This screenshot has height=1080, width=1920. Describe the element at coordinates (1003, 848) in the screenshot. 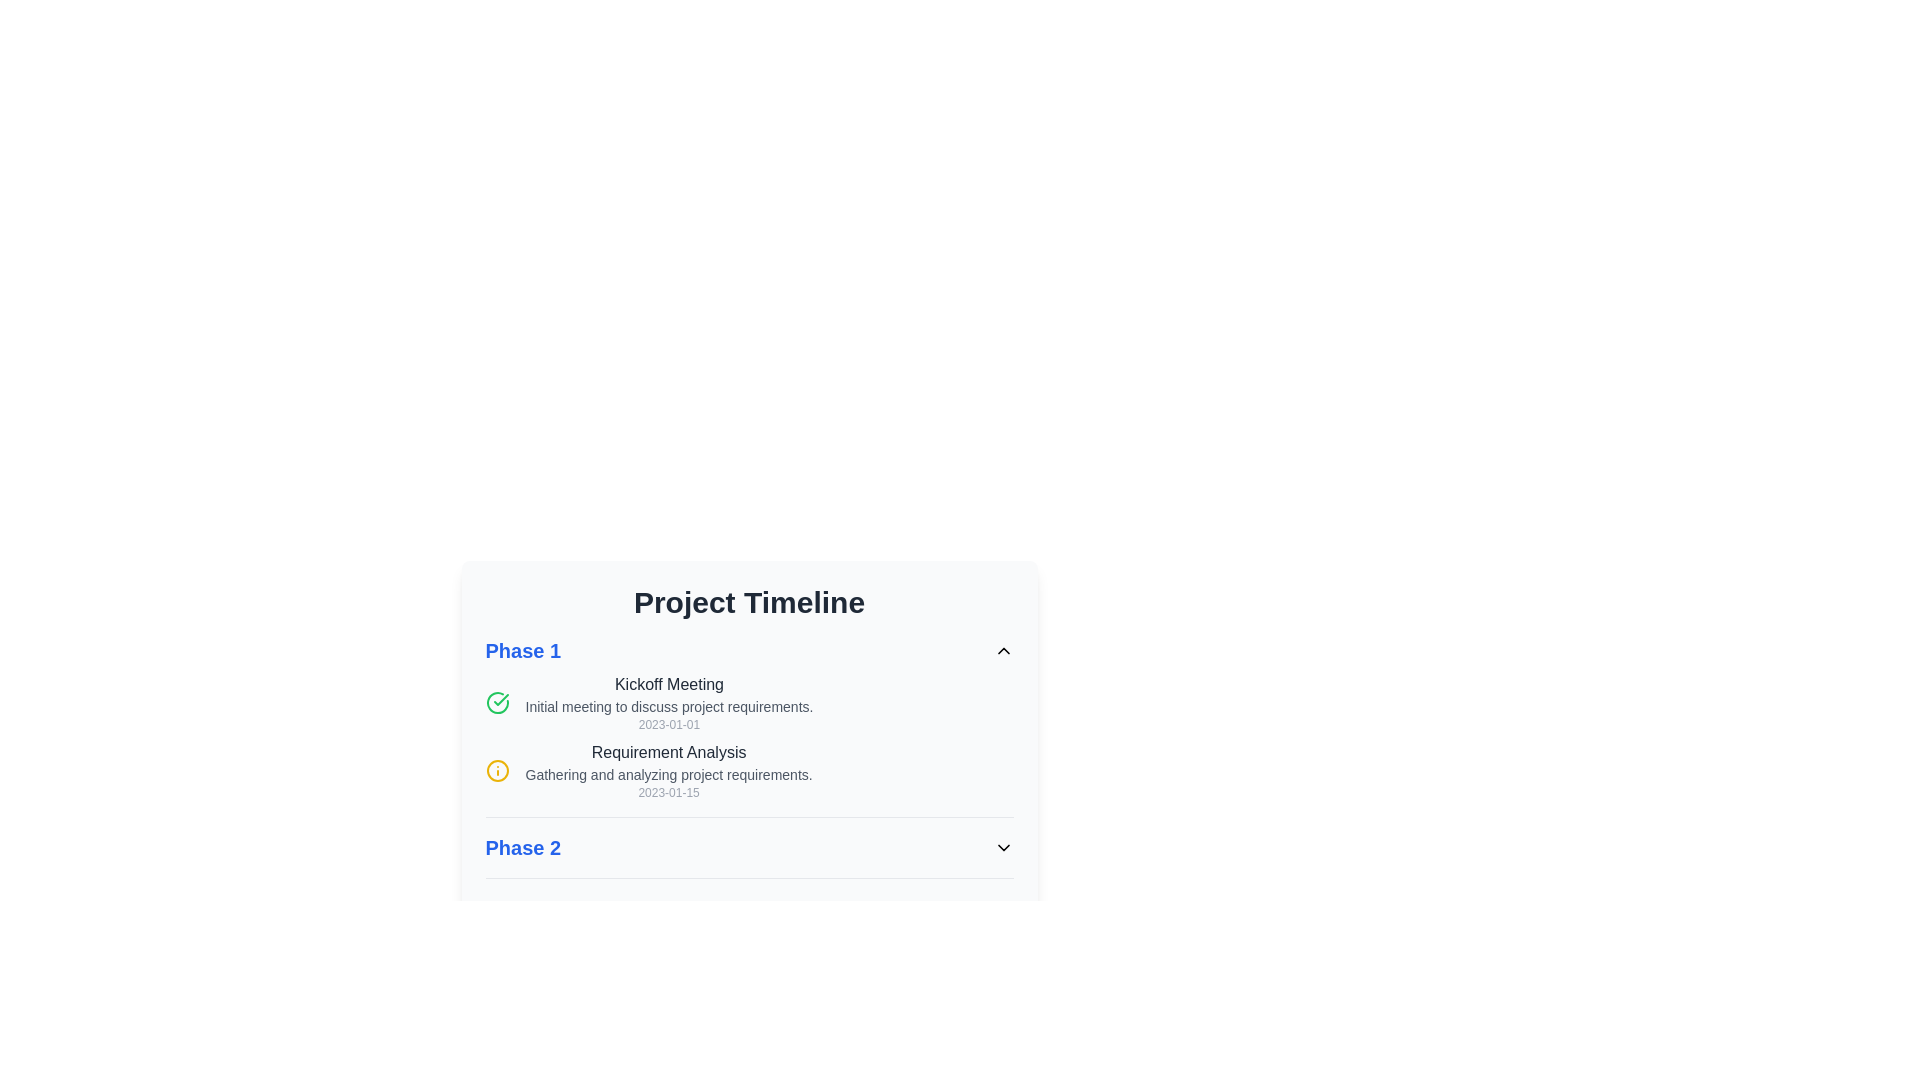

I see `the chevron-down icon located to the right of the text 'Phase 2'` at that location.